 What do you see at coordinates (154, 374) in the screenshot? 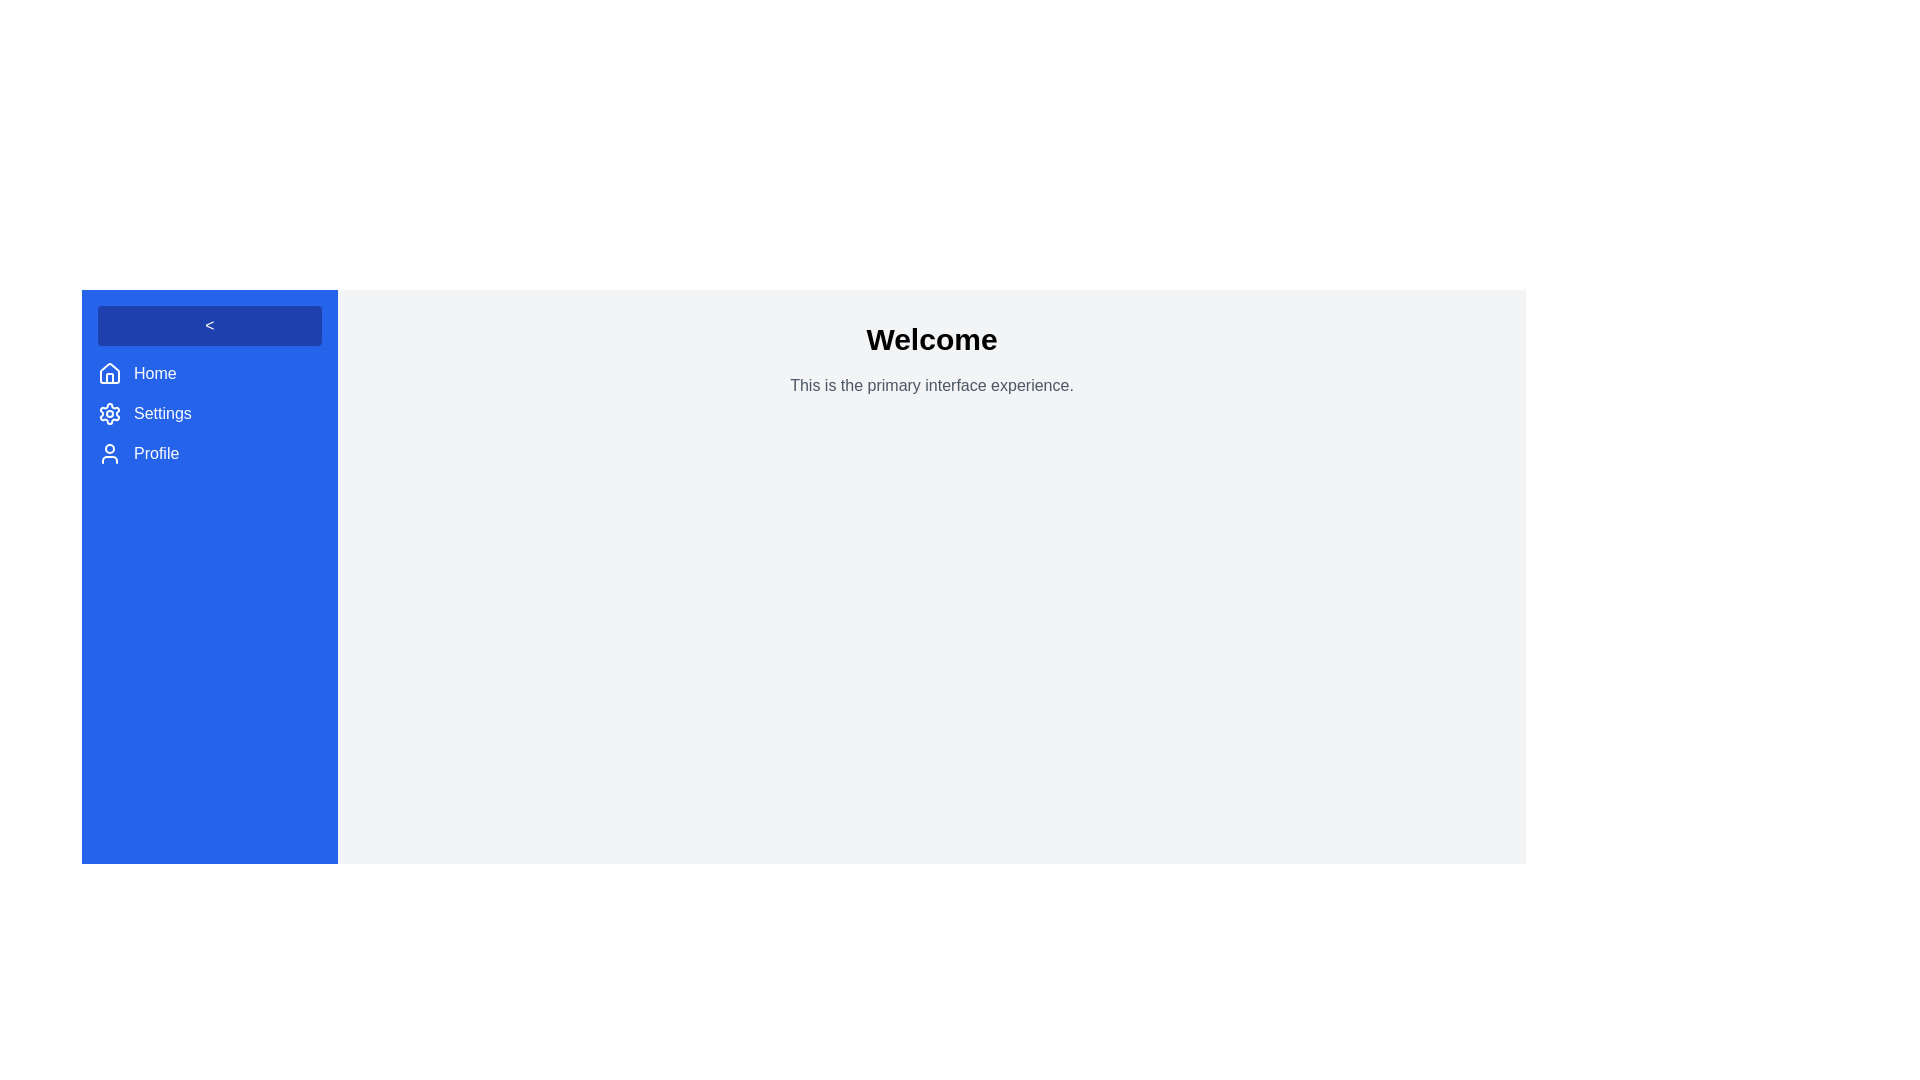
I see `the 'Home' text label in the navigation menu located in the left sidebar` at bounding box center [154, 374].